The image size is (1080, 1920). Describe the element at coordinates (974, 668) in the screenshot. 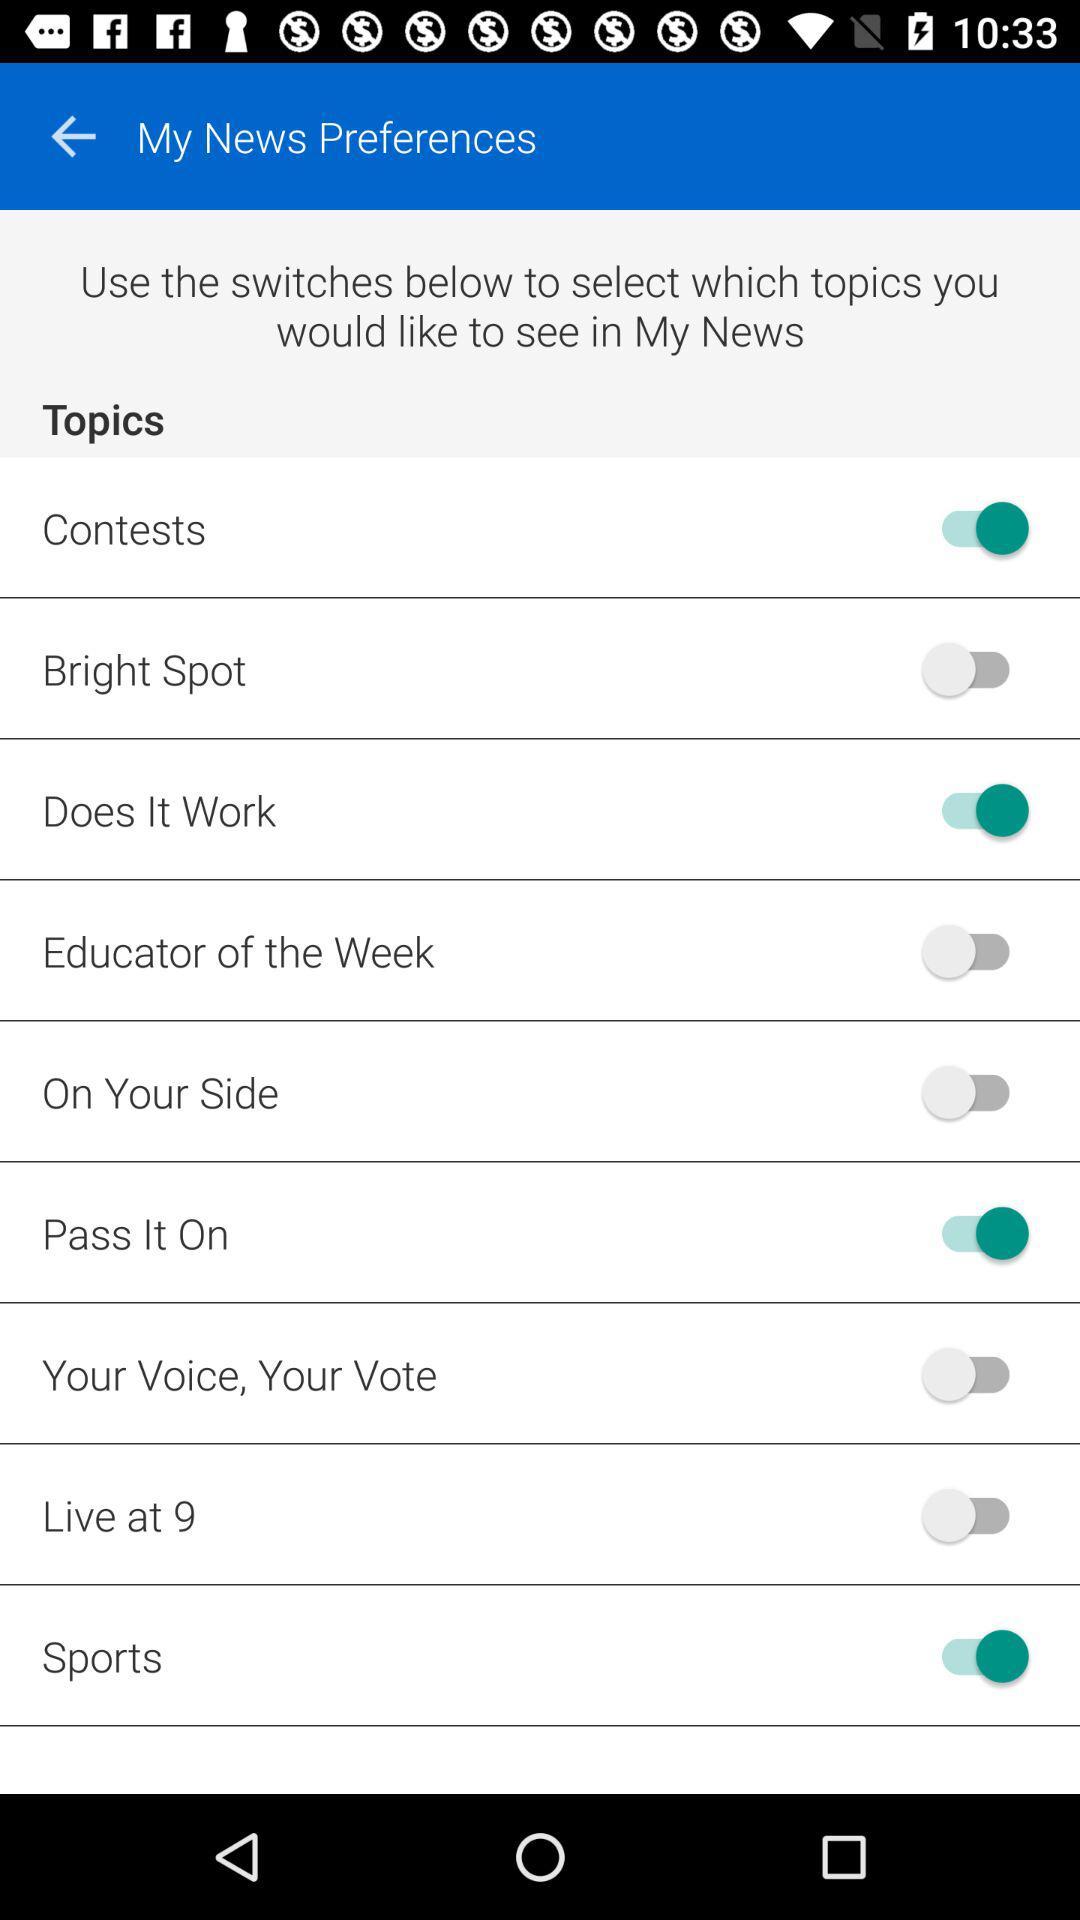

I see `bright spot preference` at that location.